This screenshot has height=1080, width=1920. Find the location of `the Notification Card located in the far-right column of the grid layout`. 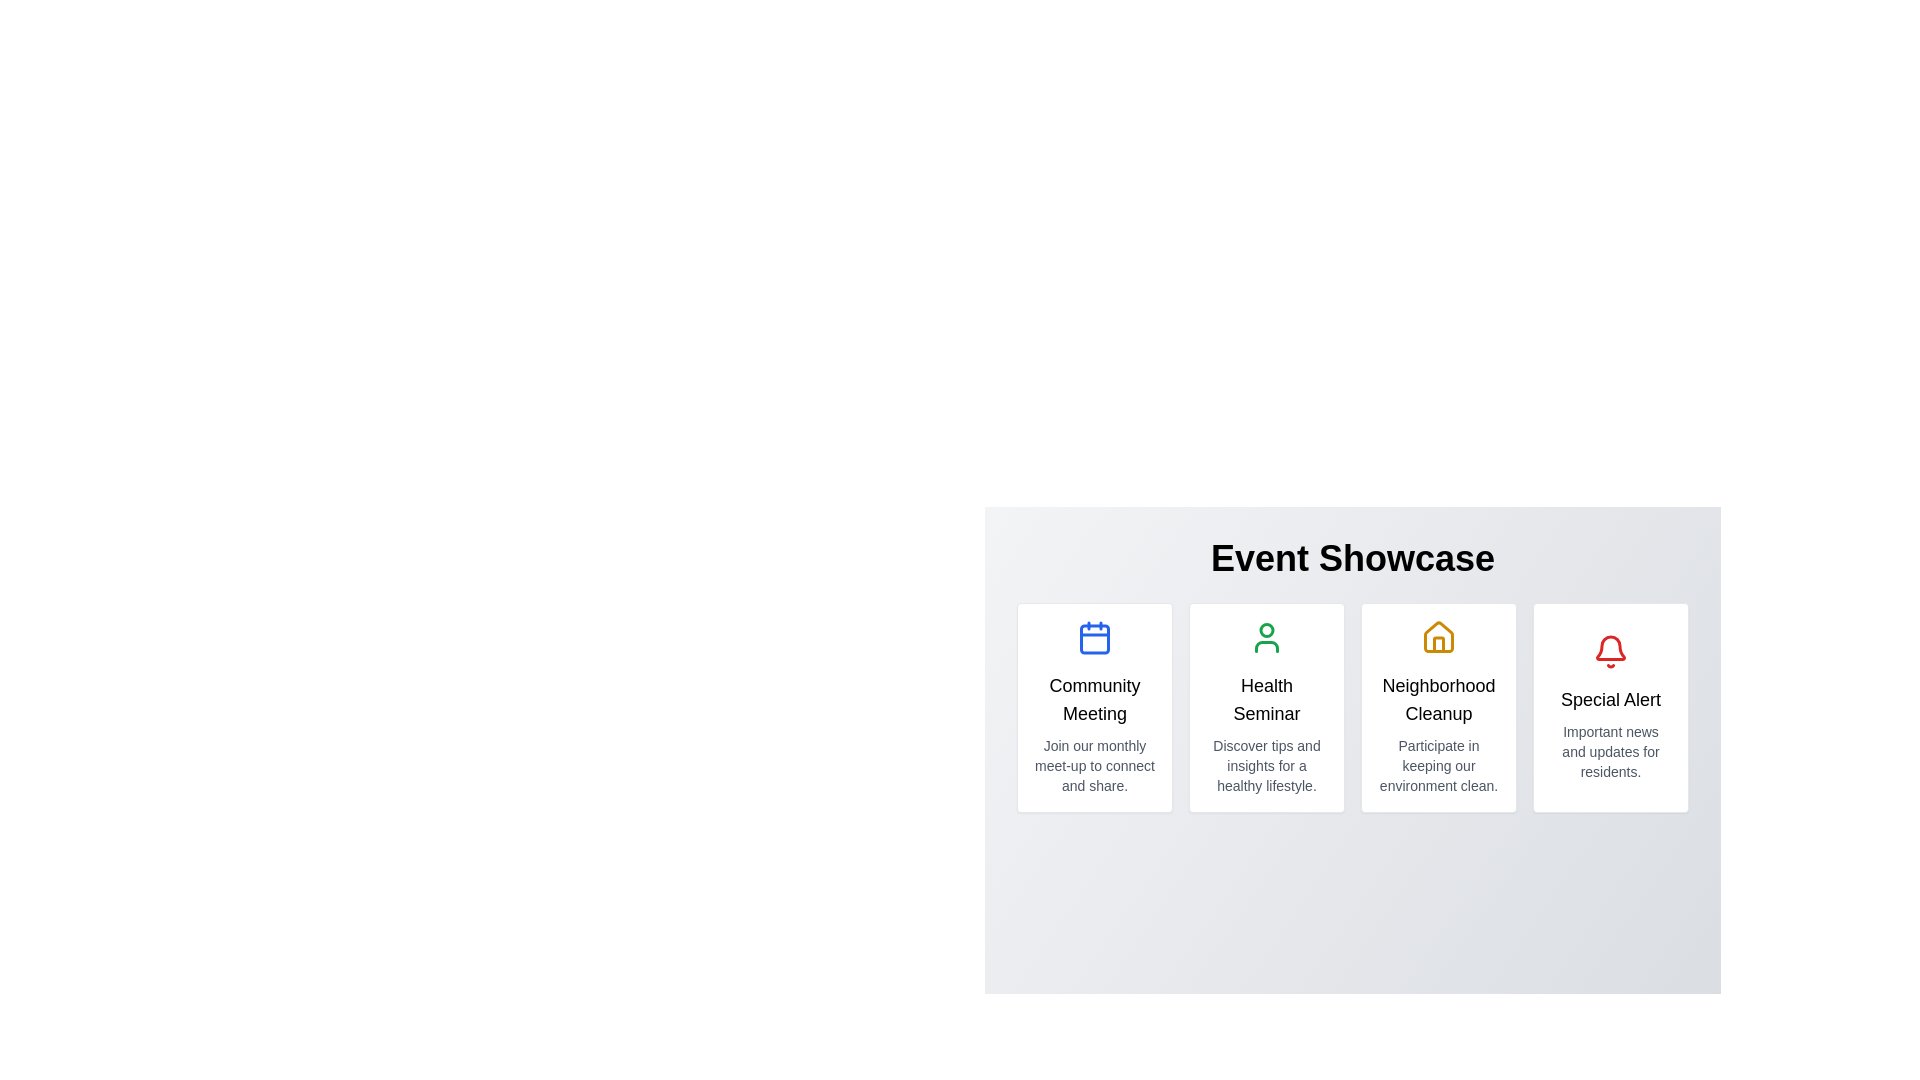

the Notification Card located in the far-right column of the grid layout is located at coordinates (1611, 707).